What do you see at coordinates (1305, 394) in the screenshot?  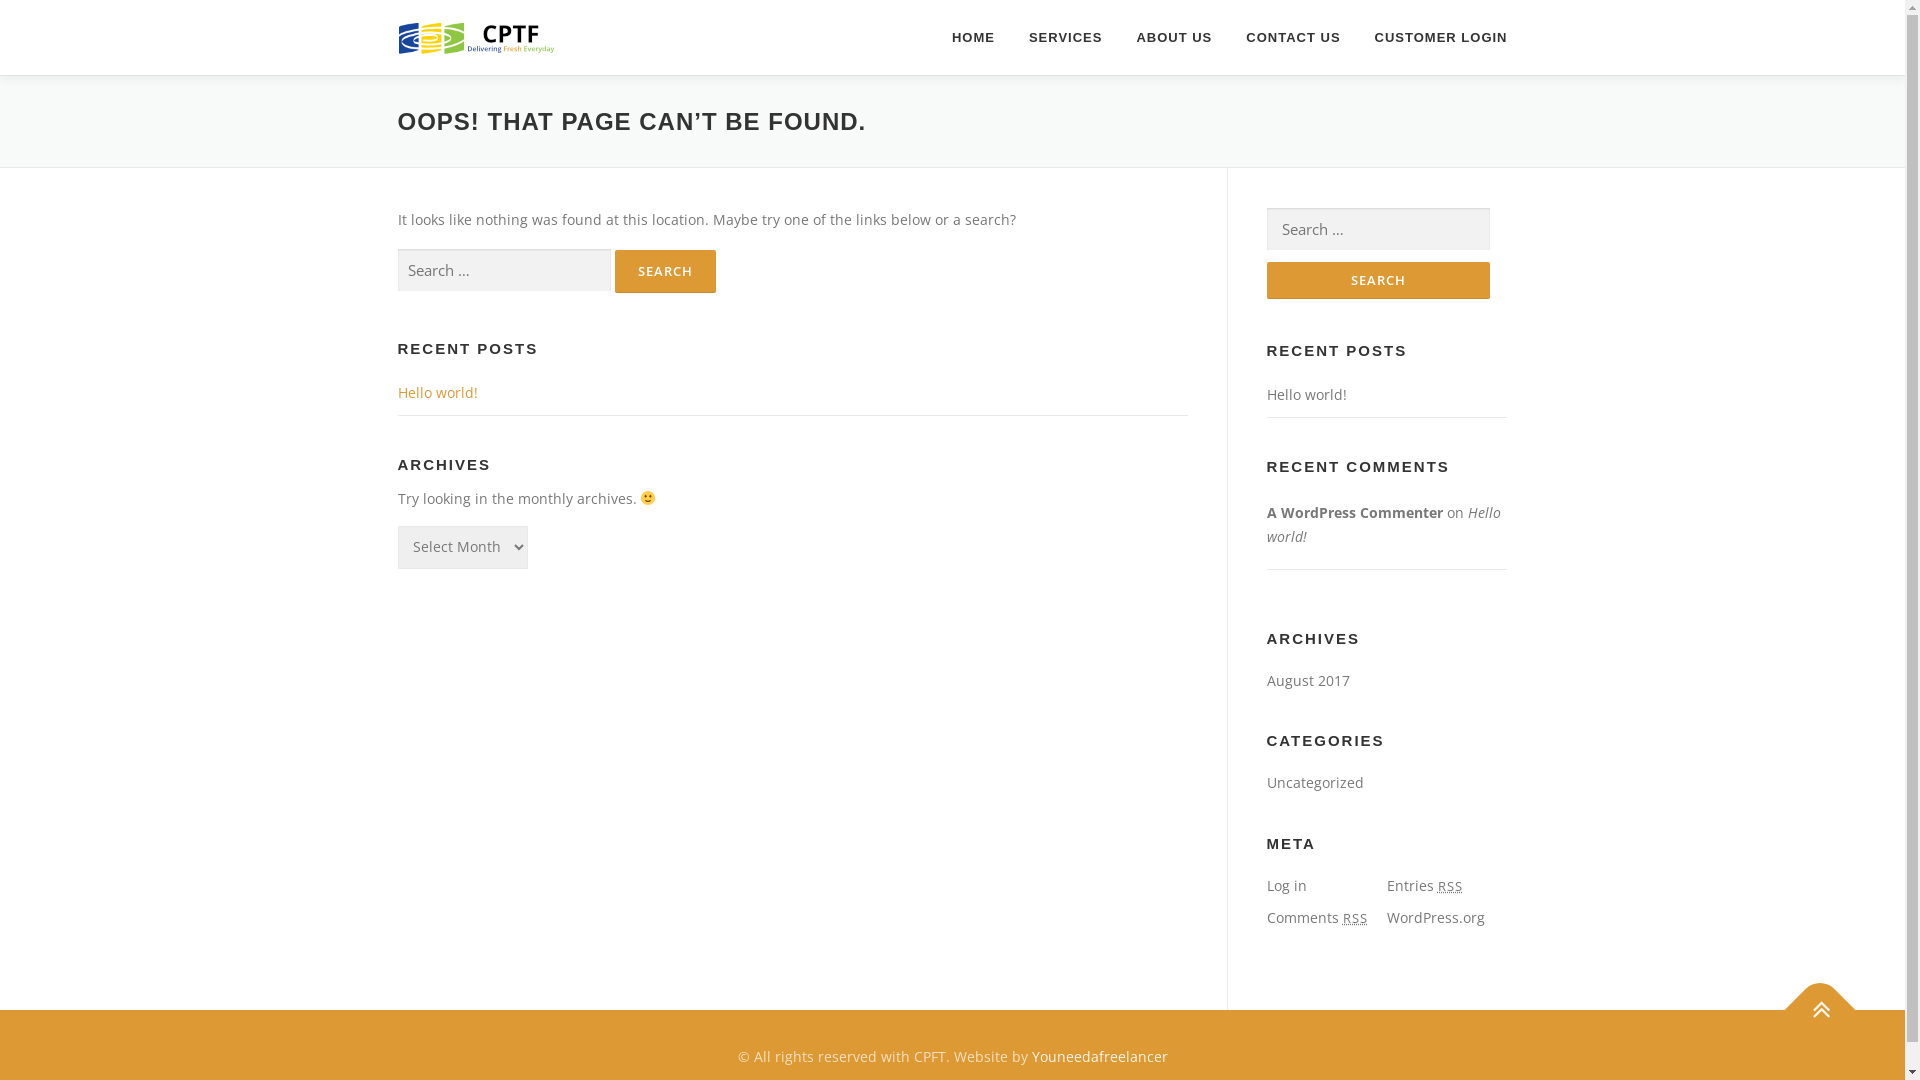 I see `'Hello world!'` at bounding box center [1305, 394].